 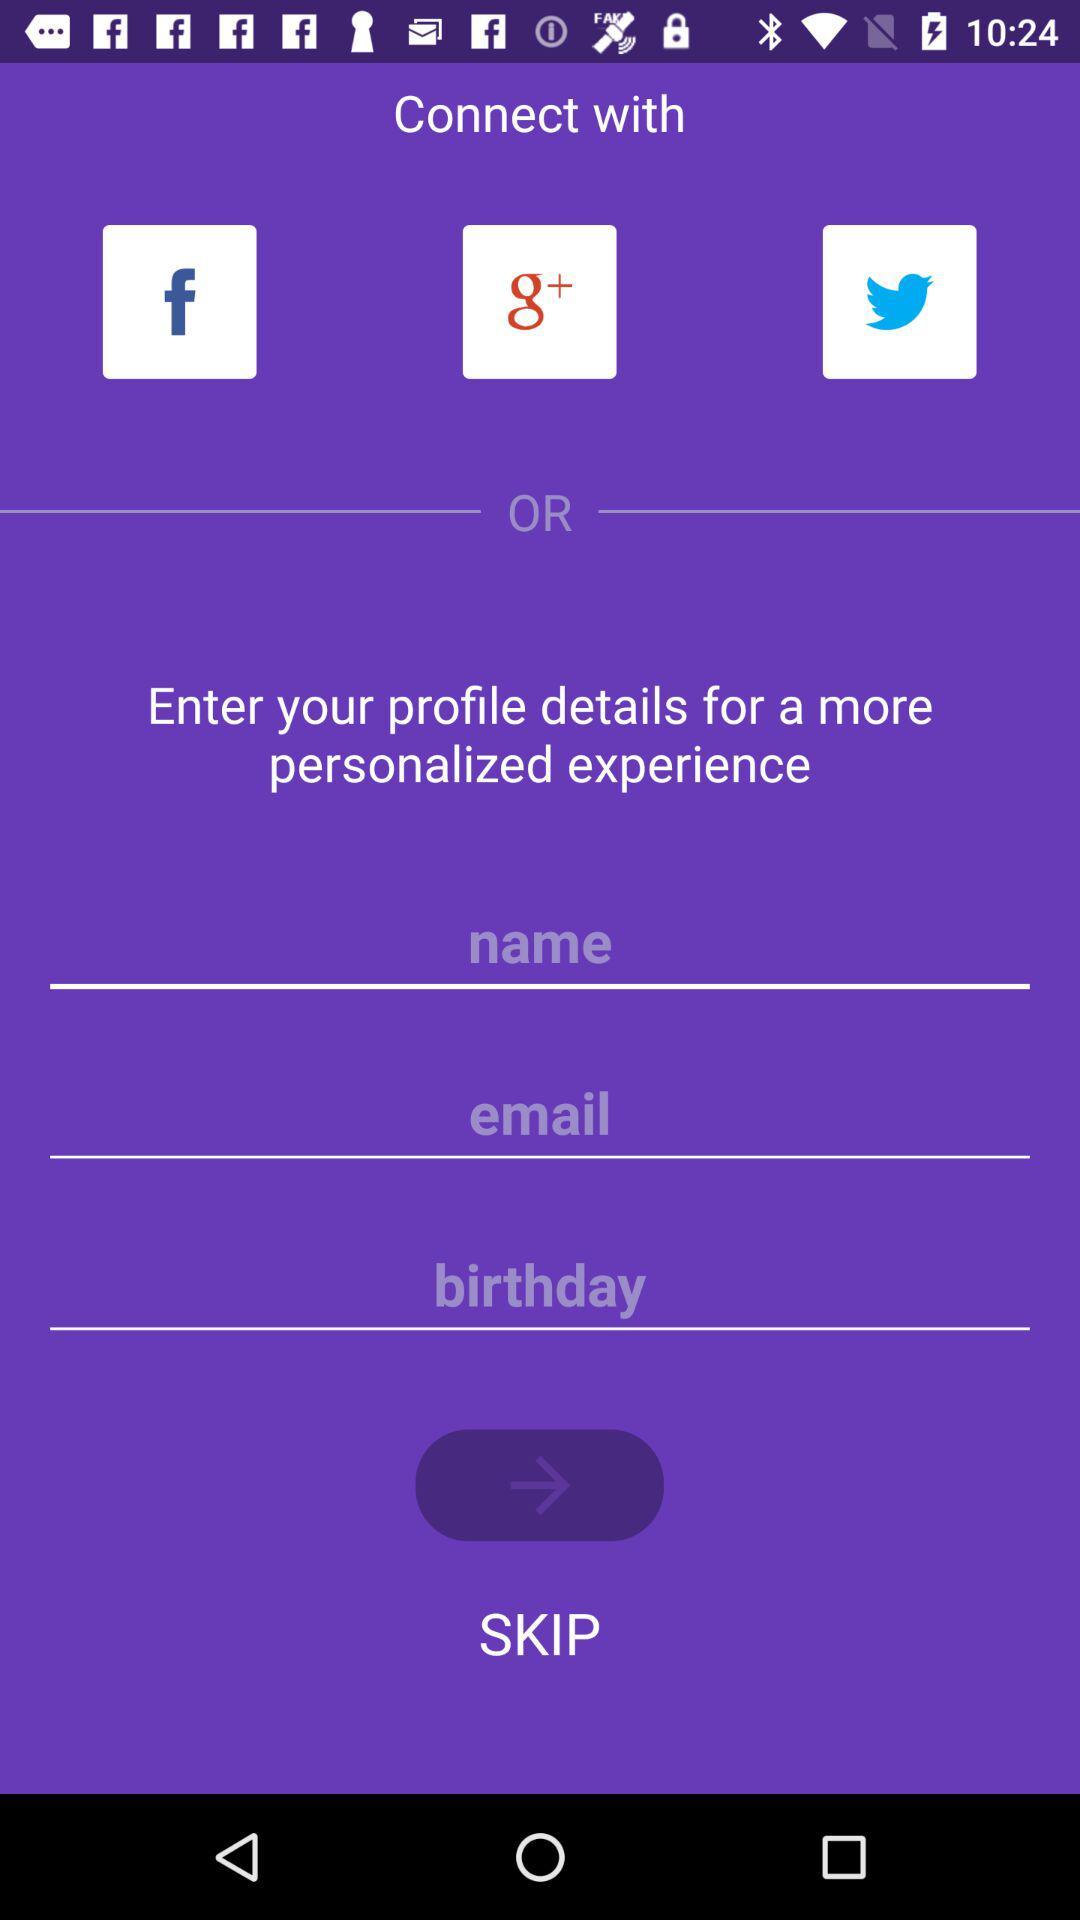 I want to click on email entry field, so click(x=540, y=1112).